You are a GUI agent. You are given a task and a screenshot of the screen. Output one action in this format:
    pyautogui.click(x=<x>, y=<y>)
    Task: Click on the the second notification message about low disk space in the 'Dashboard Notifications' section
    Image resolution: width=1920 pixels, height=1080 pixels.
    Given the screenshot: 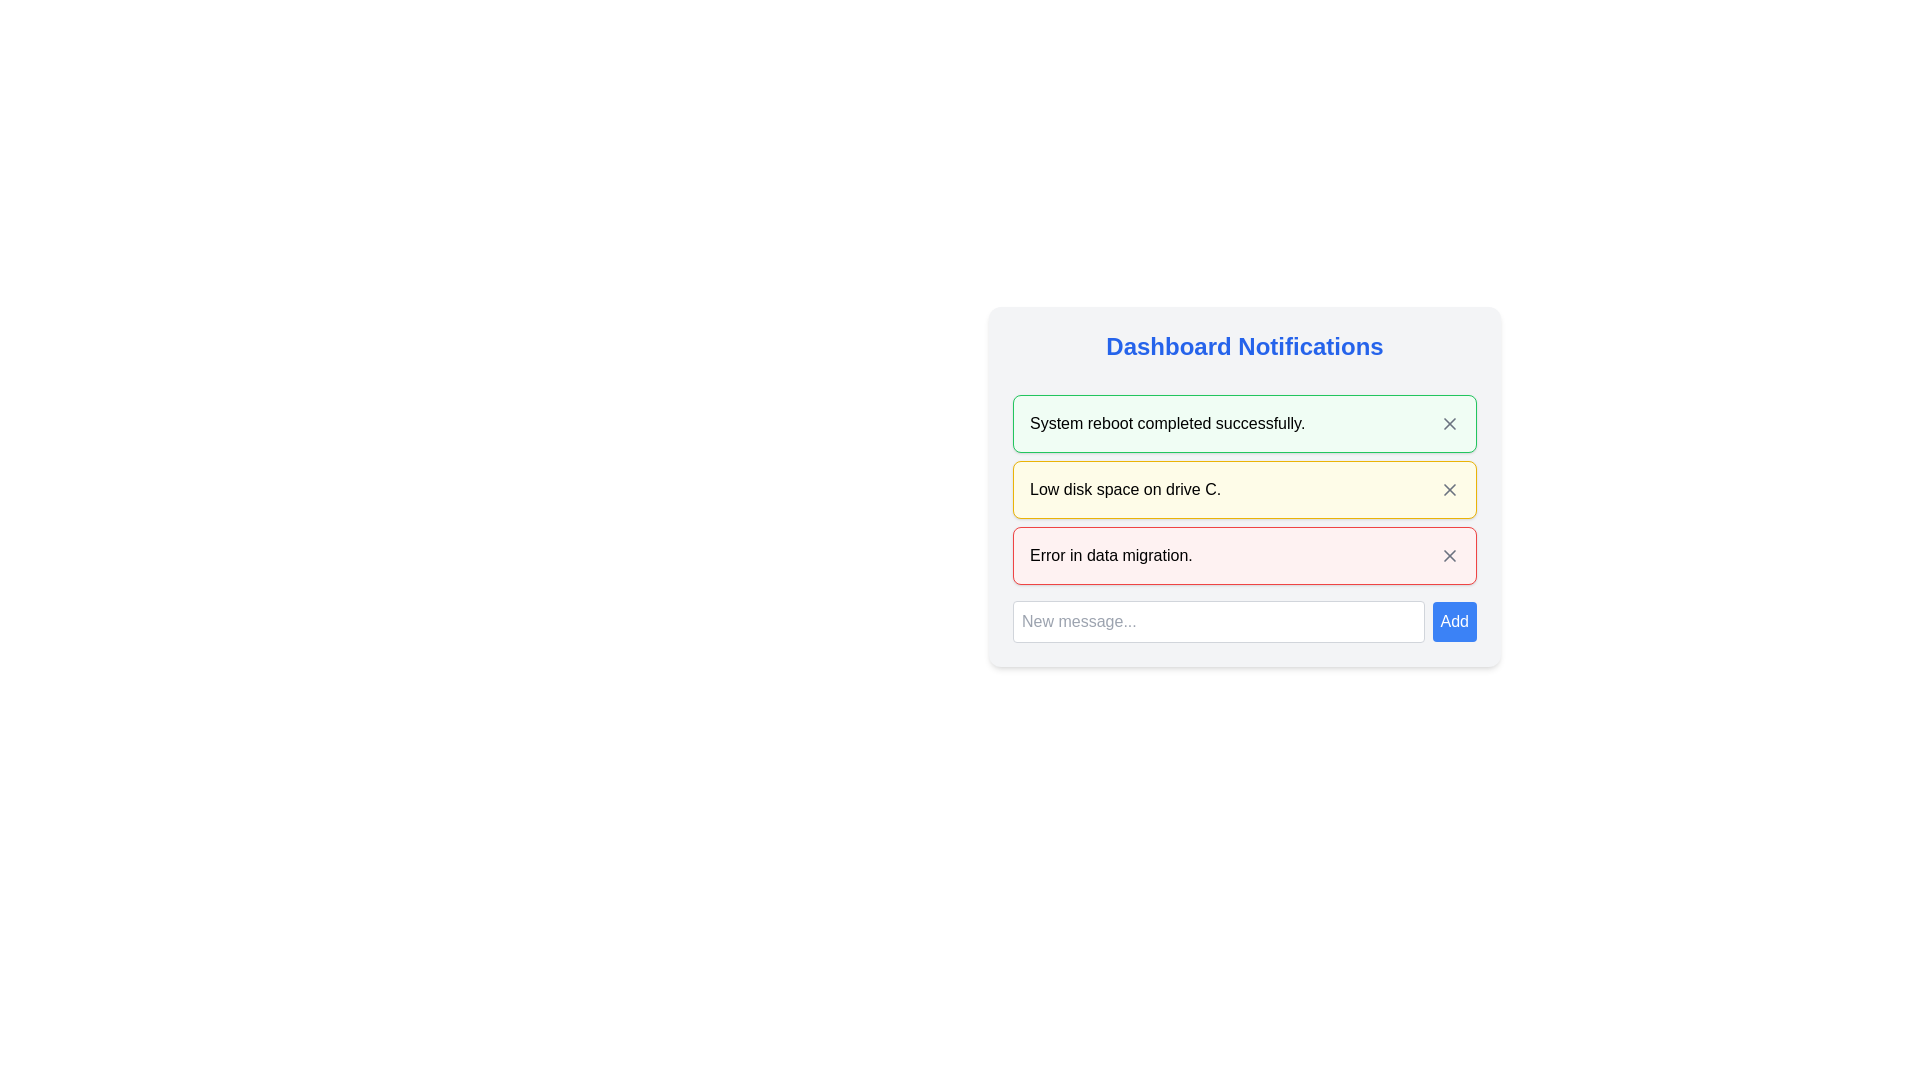 What is the action you would take?
    pyautogui.click(x=1243, y=489)
    